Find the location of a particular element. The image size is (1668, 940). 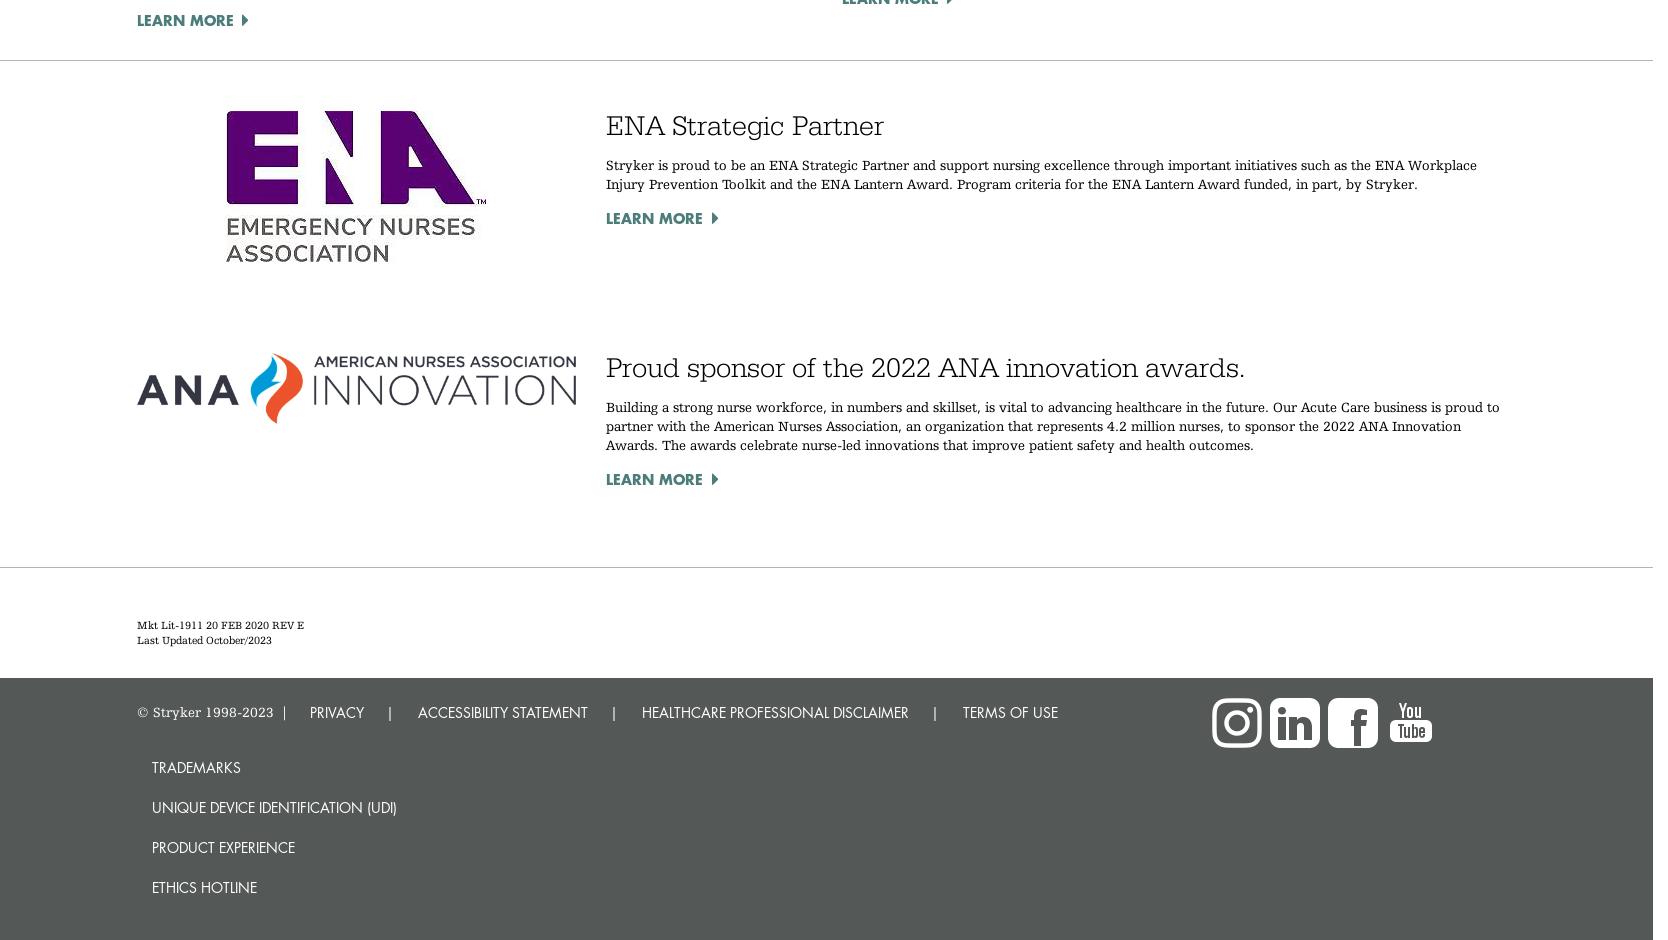

'Proud sponsor of the 2022 ANA innovation awards.' is located at coordinates (928, 365).